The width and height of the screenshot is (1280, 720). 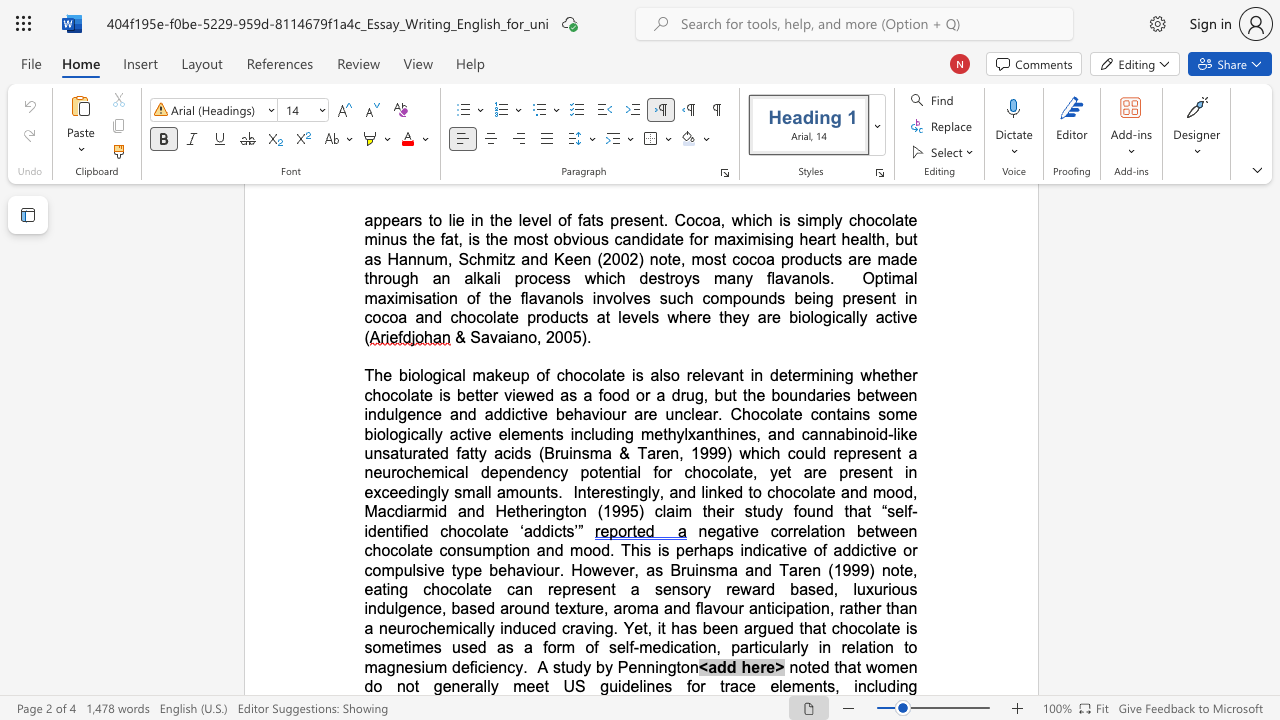 I want to click on the subset text "n do" within the text "noted that women do not", so click(x=907, y=667).